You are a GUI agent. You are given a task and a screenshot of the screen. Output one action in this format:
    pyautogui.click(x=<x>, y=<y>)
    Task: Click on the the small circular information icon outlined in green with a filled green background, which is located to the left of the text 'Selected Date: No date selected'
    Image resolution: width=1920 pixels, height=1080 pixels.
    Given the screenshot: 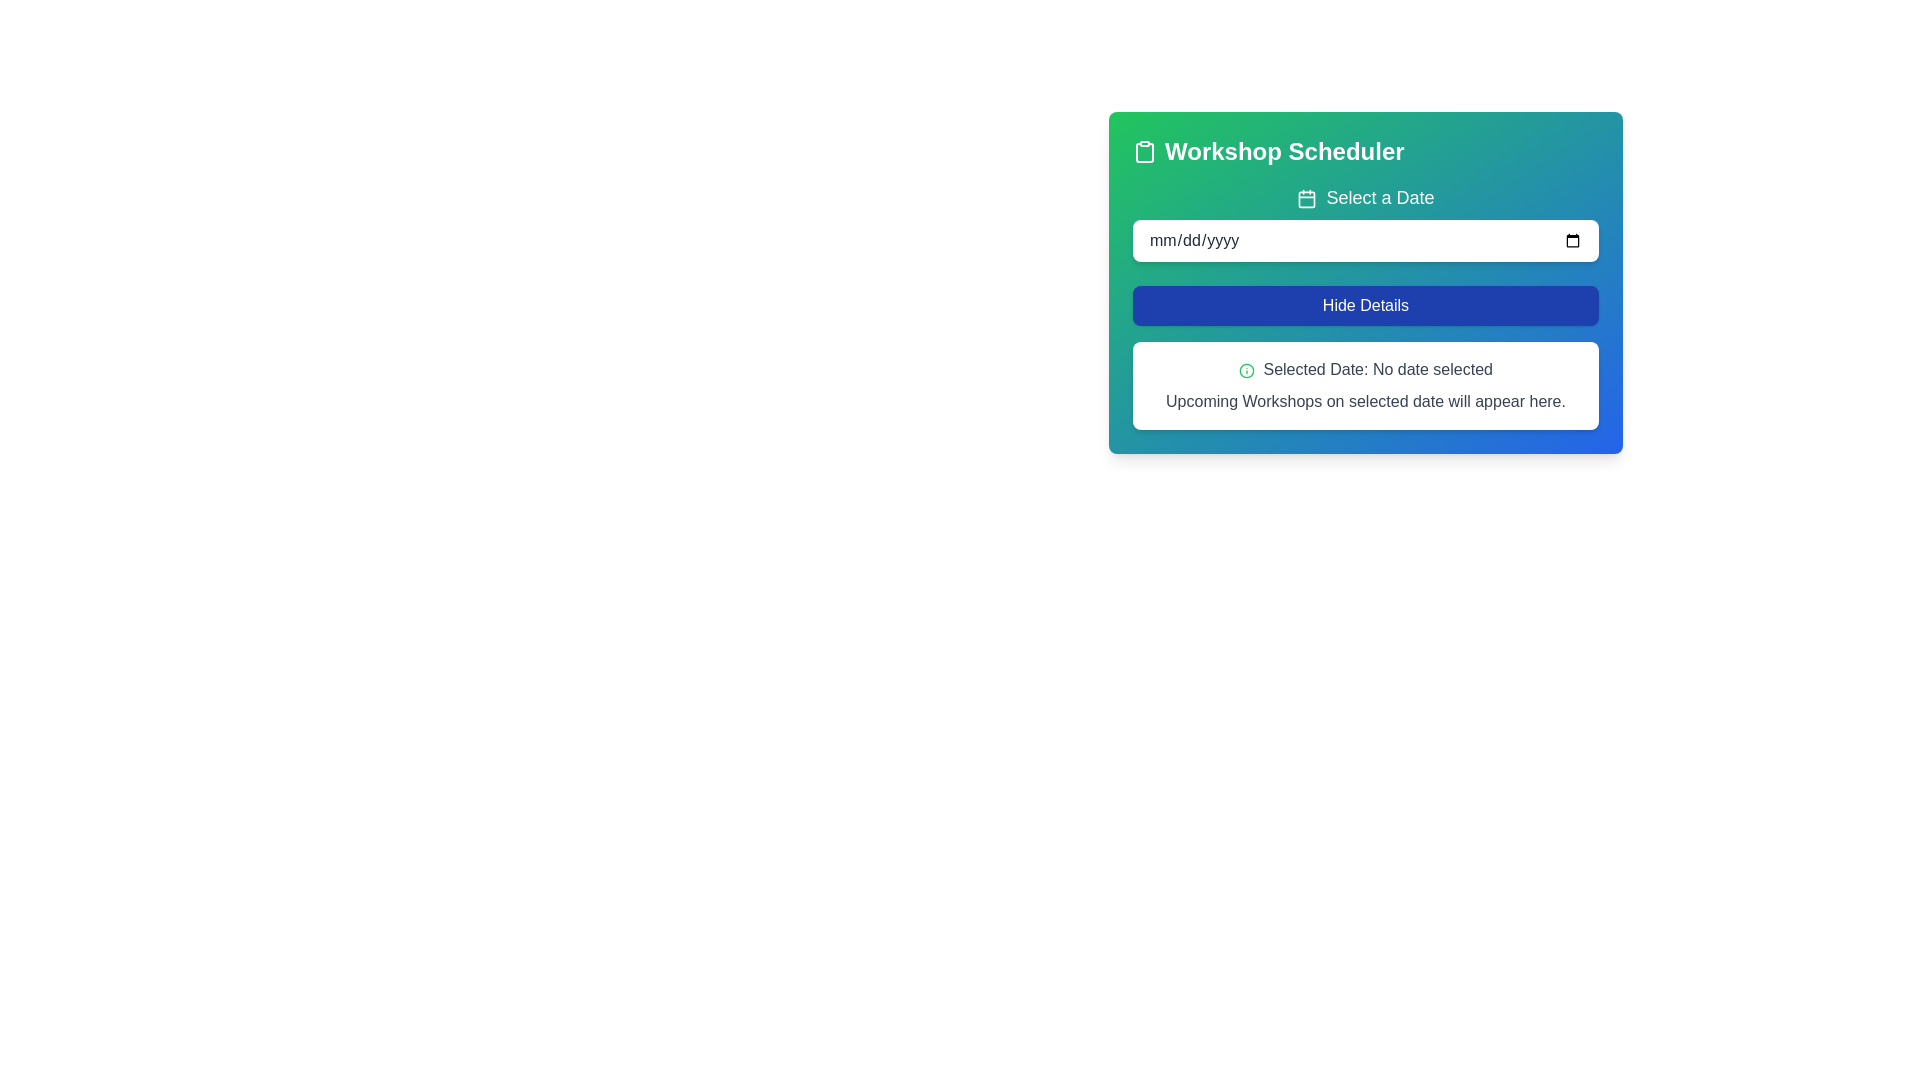 What is the action you would take?
    pyautogui.click(x=1246, y=370)
    